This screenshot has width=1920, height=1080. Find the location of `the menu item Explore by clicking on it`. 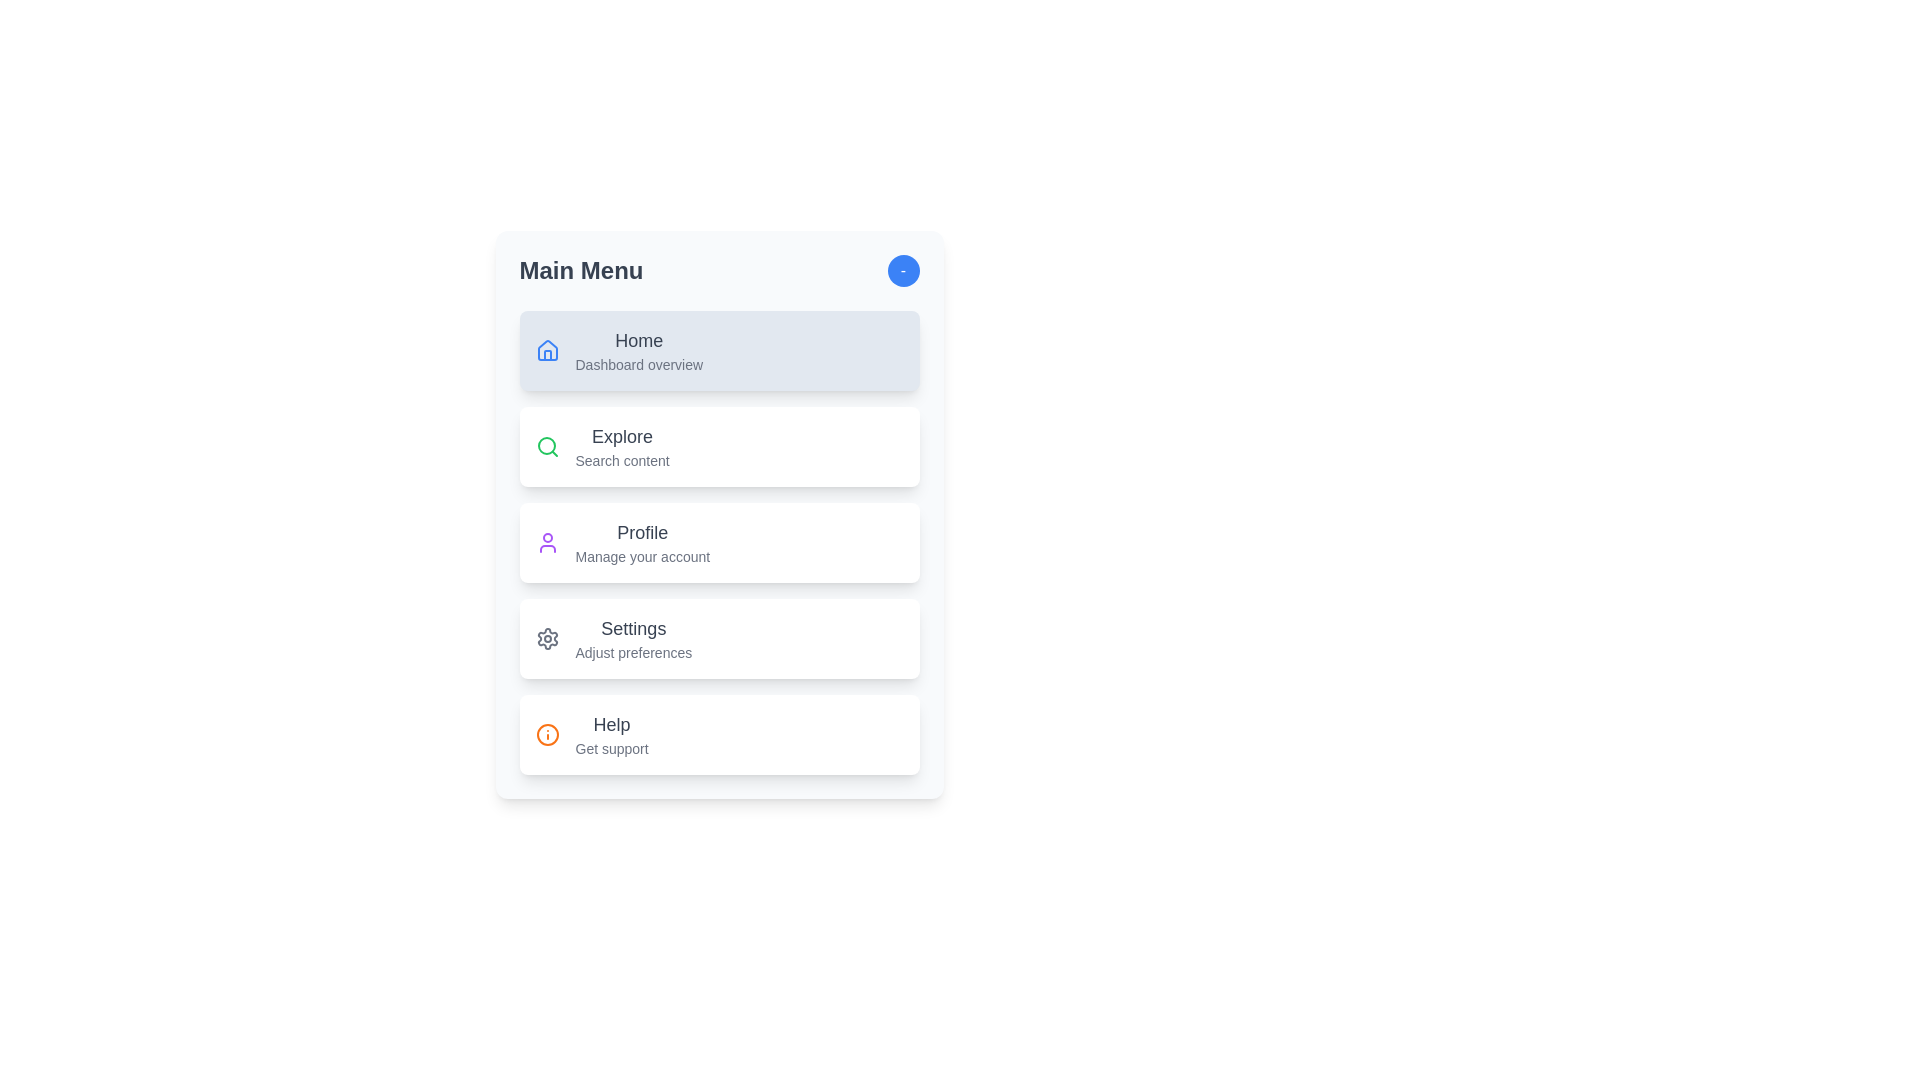

the menu item Explore by clicking on it is located at coordinates (719, 446).